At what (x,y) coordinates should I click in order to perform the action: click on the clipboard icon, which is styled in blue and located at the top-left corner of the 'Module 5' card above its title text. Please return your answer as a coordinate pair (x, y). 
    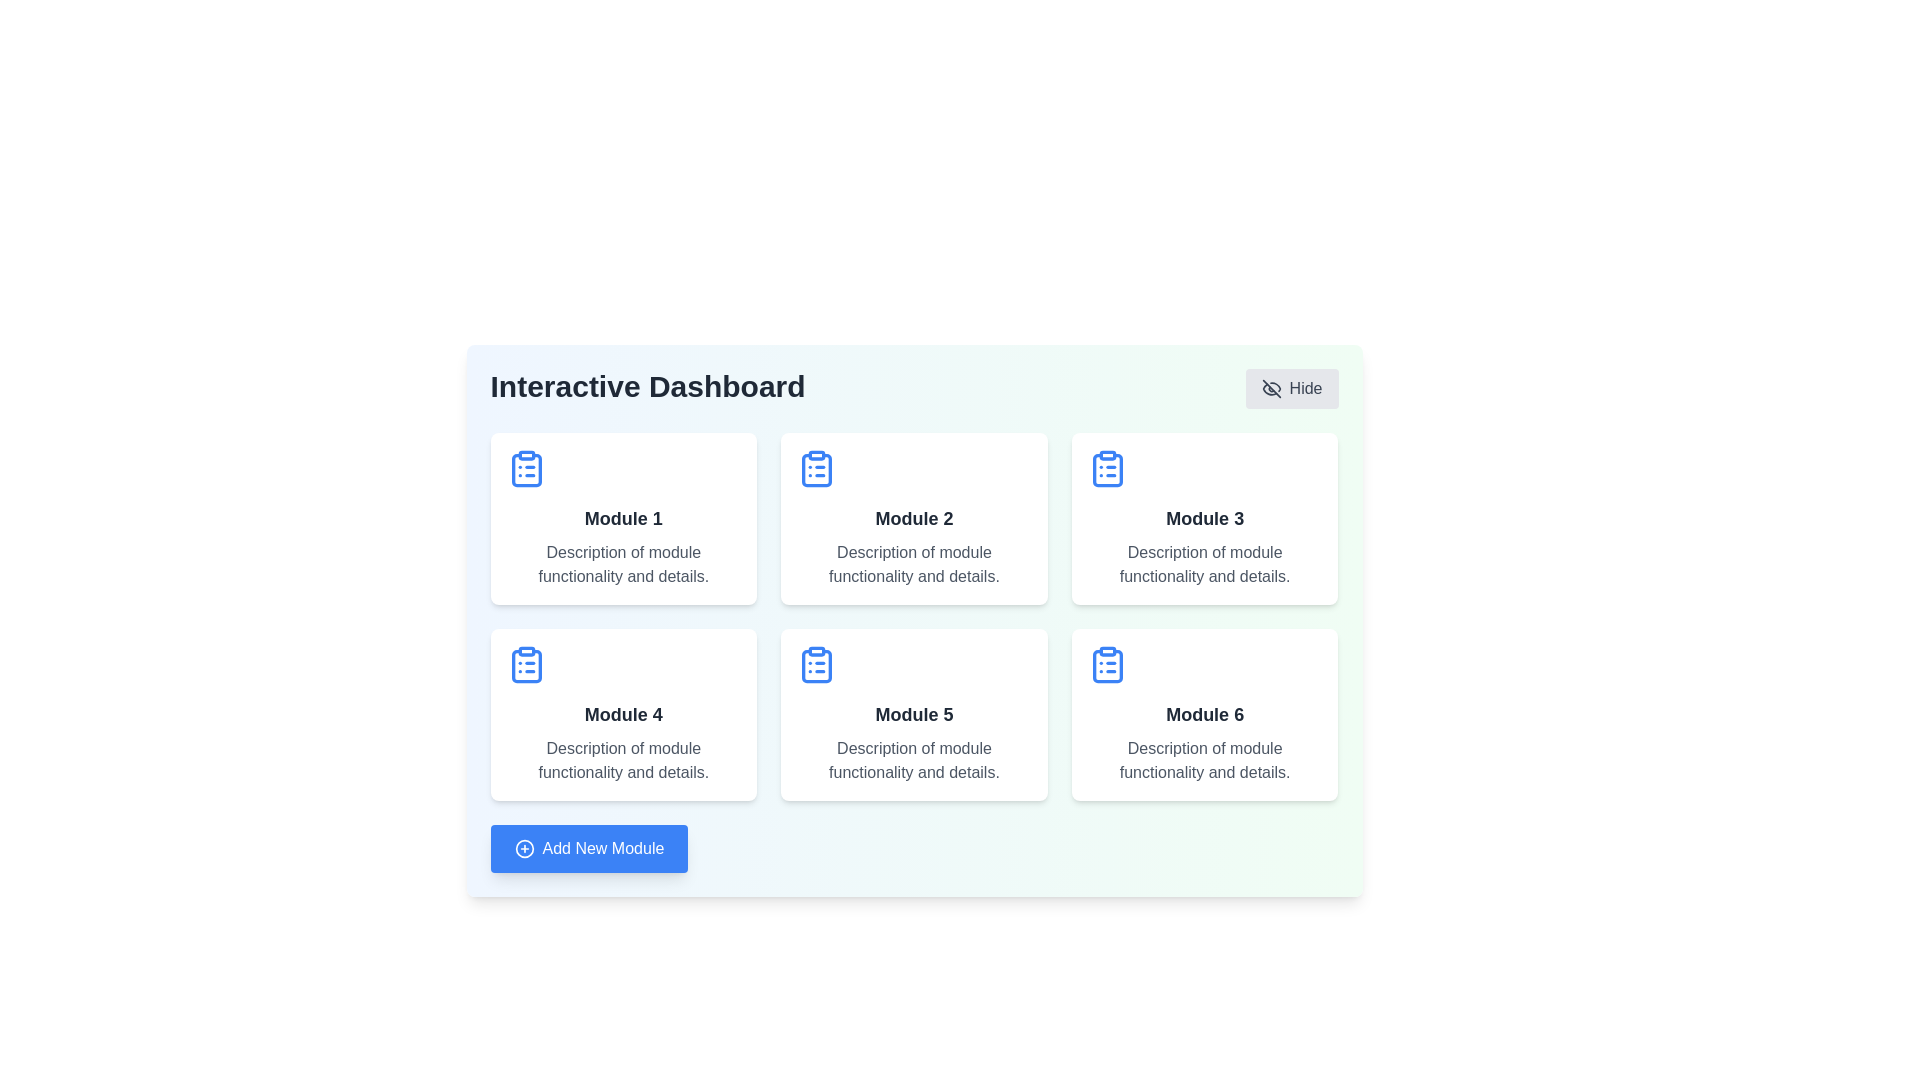
    Looking at the image, I should click on (817, 664).